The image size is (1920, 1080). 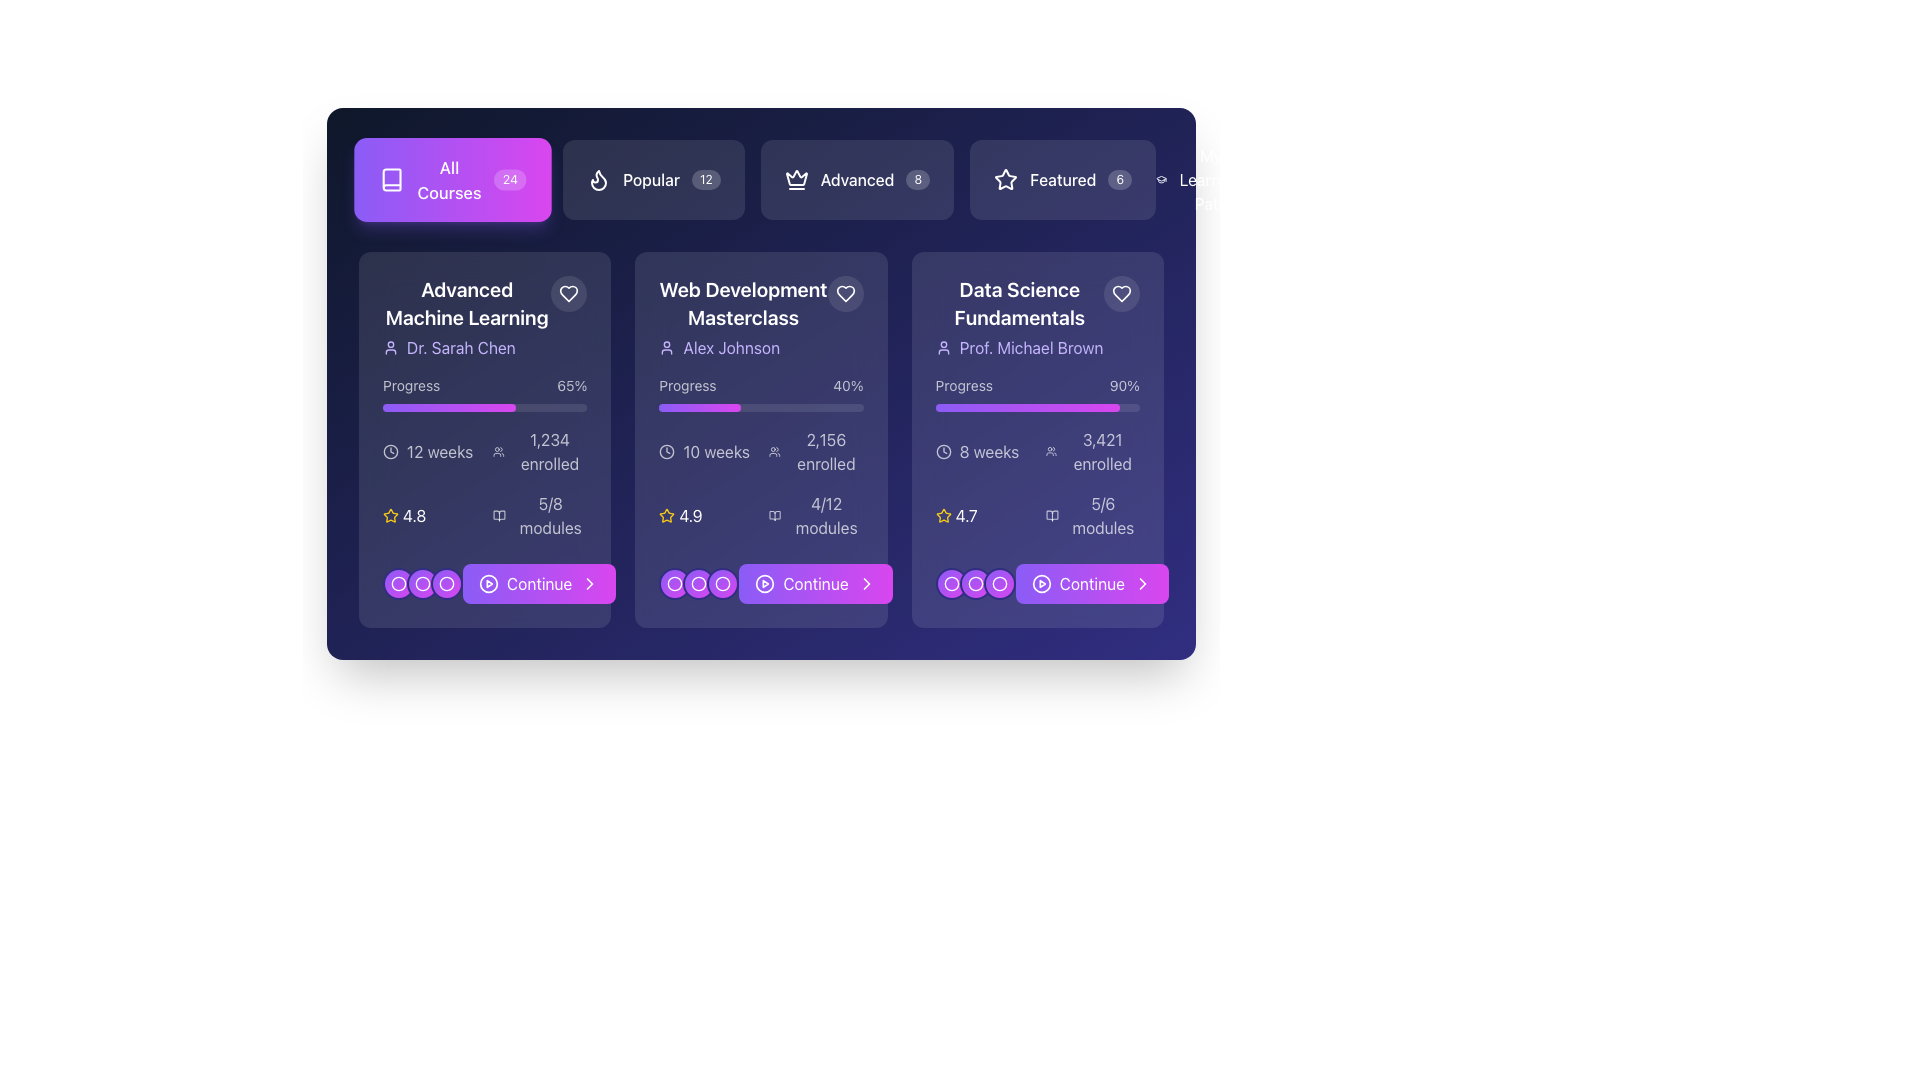 I want to click on the arrow icon located at the far right of the 'Continue' button at the bottom center of the course card, so click(x=589, y=583).